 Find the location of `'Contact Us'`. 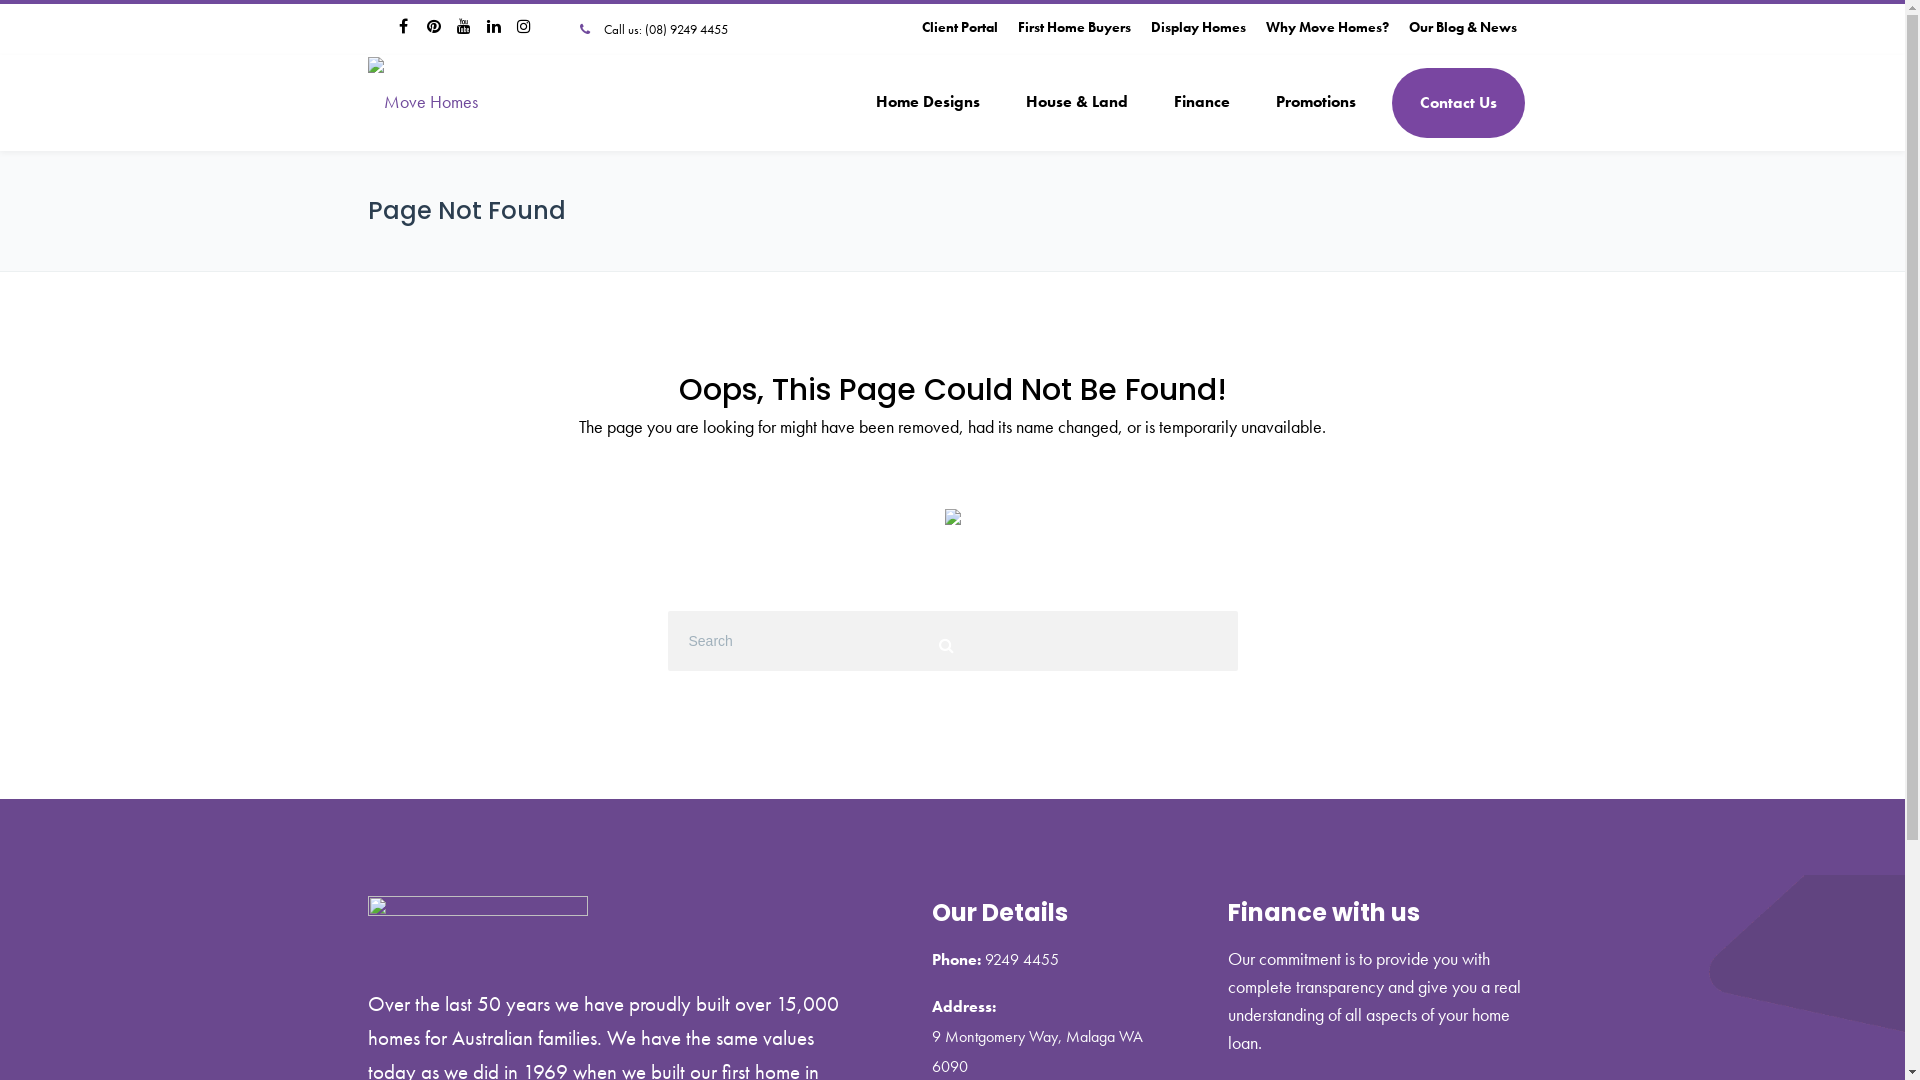

'Contact Us' is located at coordinates (1391, 103).